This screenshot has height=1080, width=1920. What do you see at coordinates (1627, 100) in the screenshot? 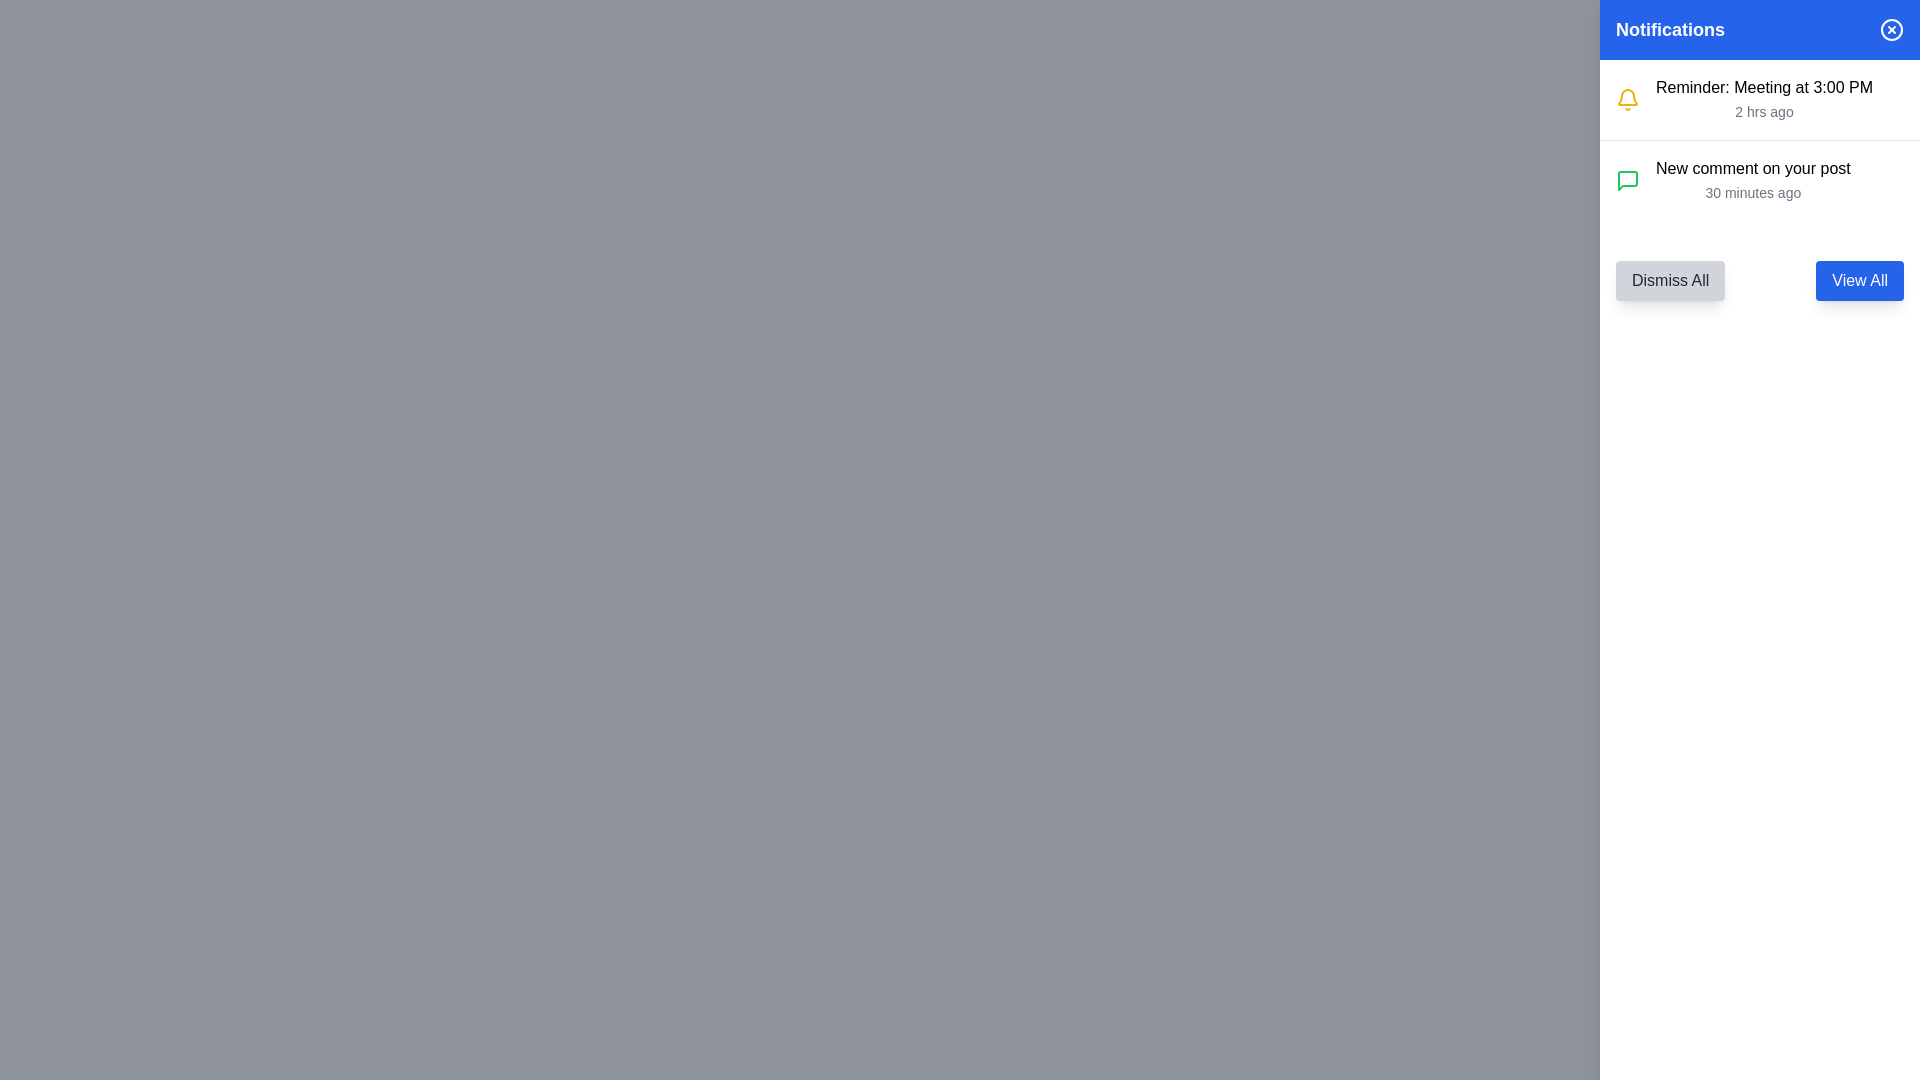
I see `the notification icon located at the top-left corner of the 'Reminder: Meeting at 3:00 PM' notification card` at bounding box center [1627, 100].